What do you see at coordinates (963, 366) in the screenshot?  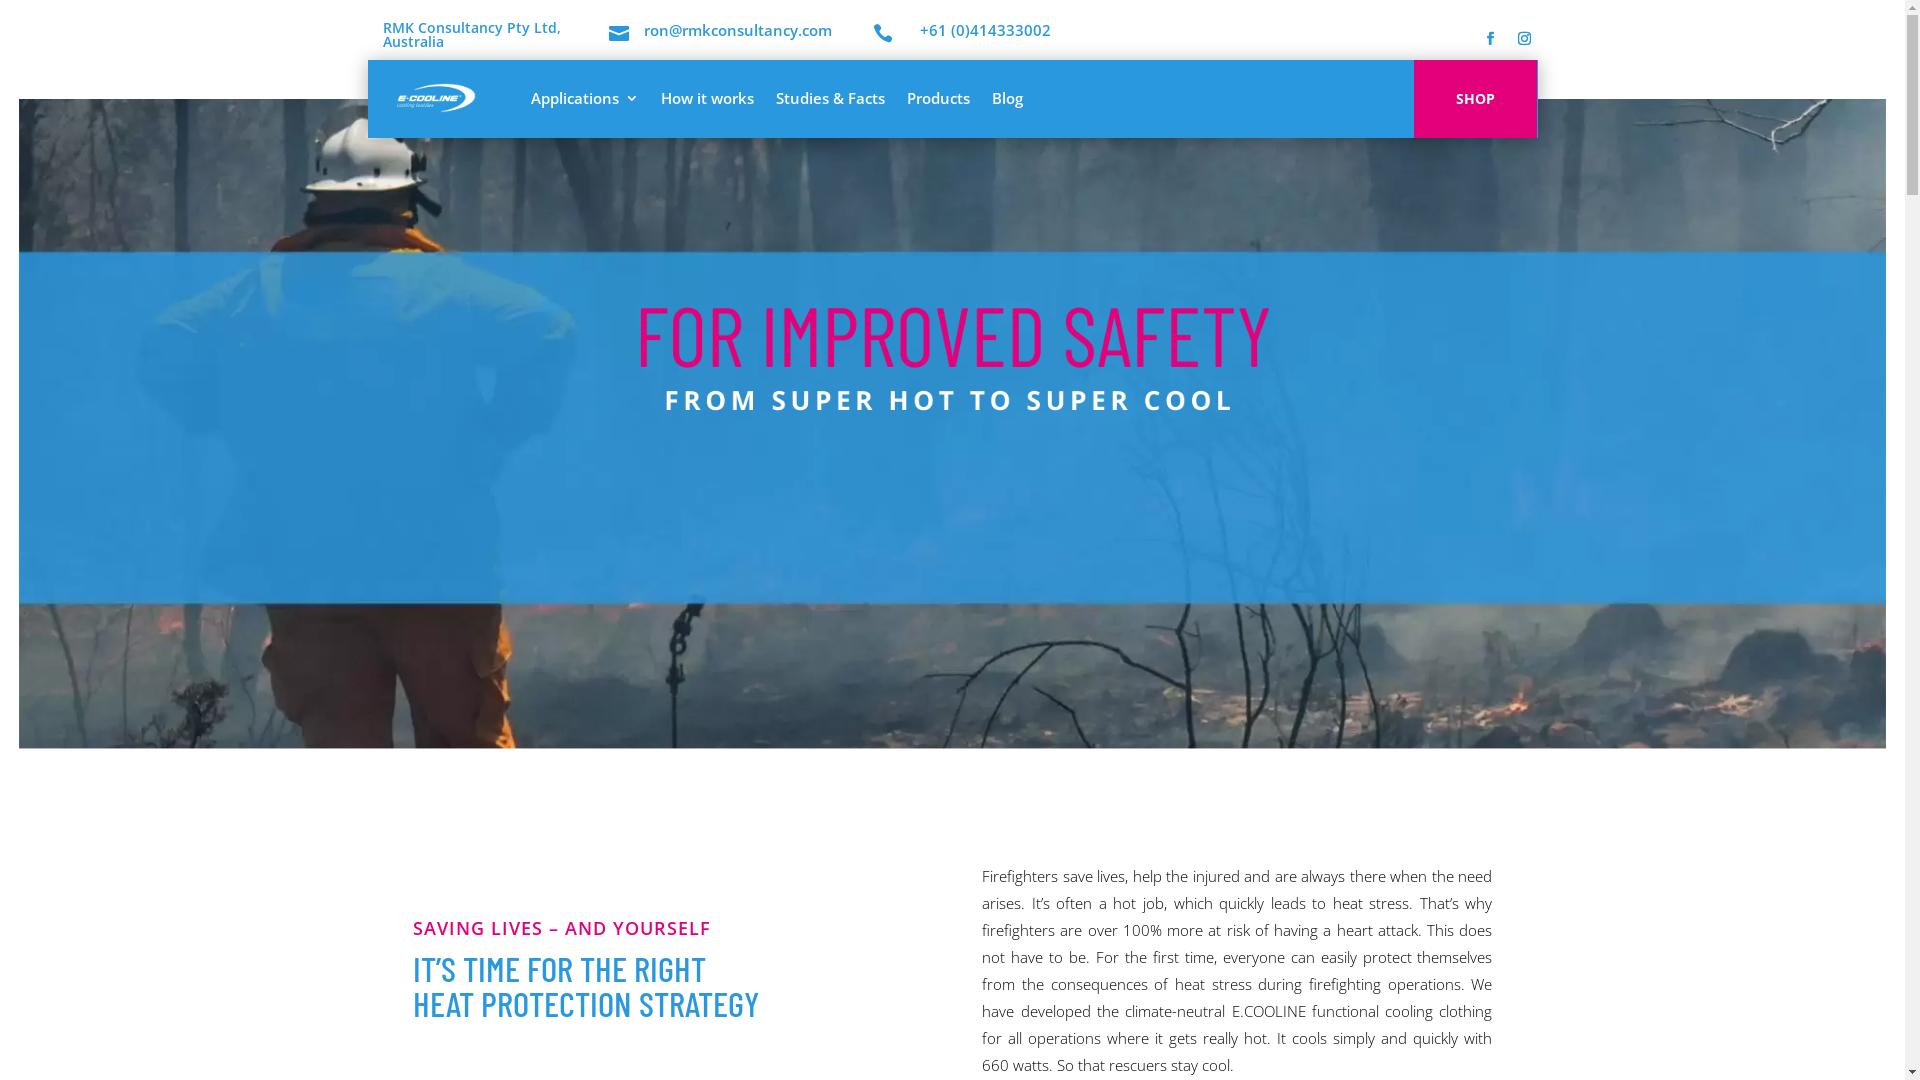 I see `'website home(19)'` at bounding box center [963, 366].